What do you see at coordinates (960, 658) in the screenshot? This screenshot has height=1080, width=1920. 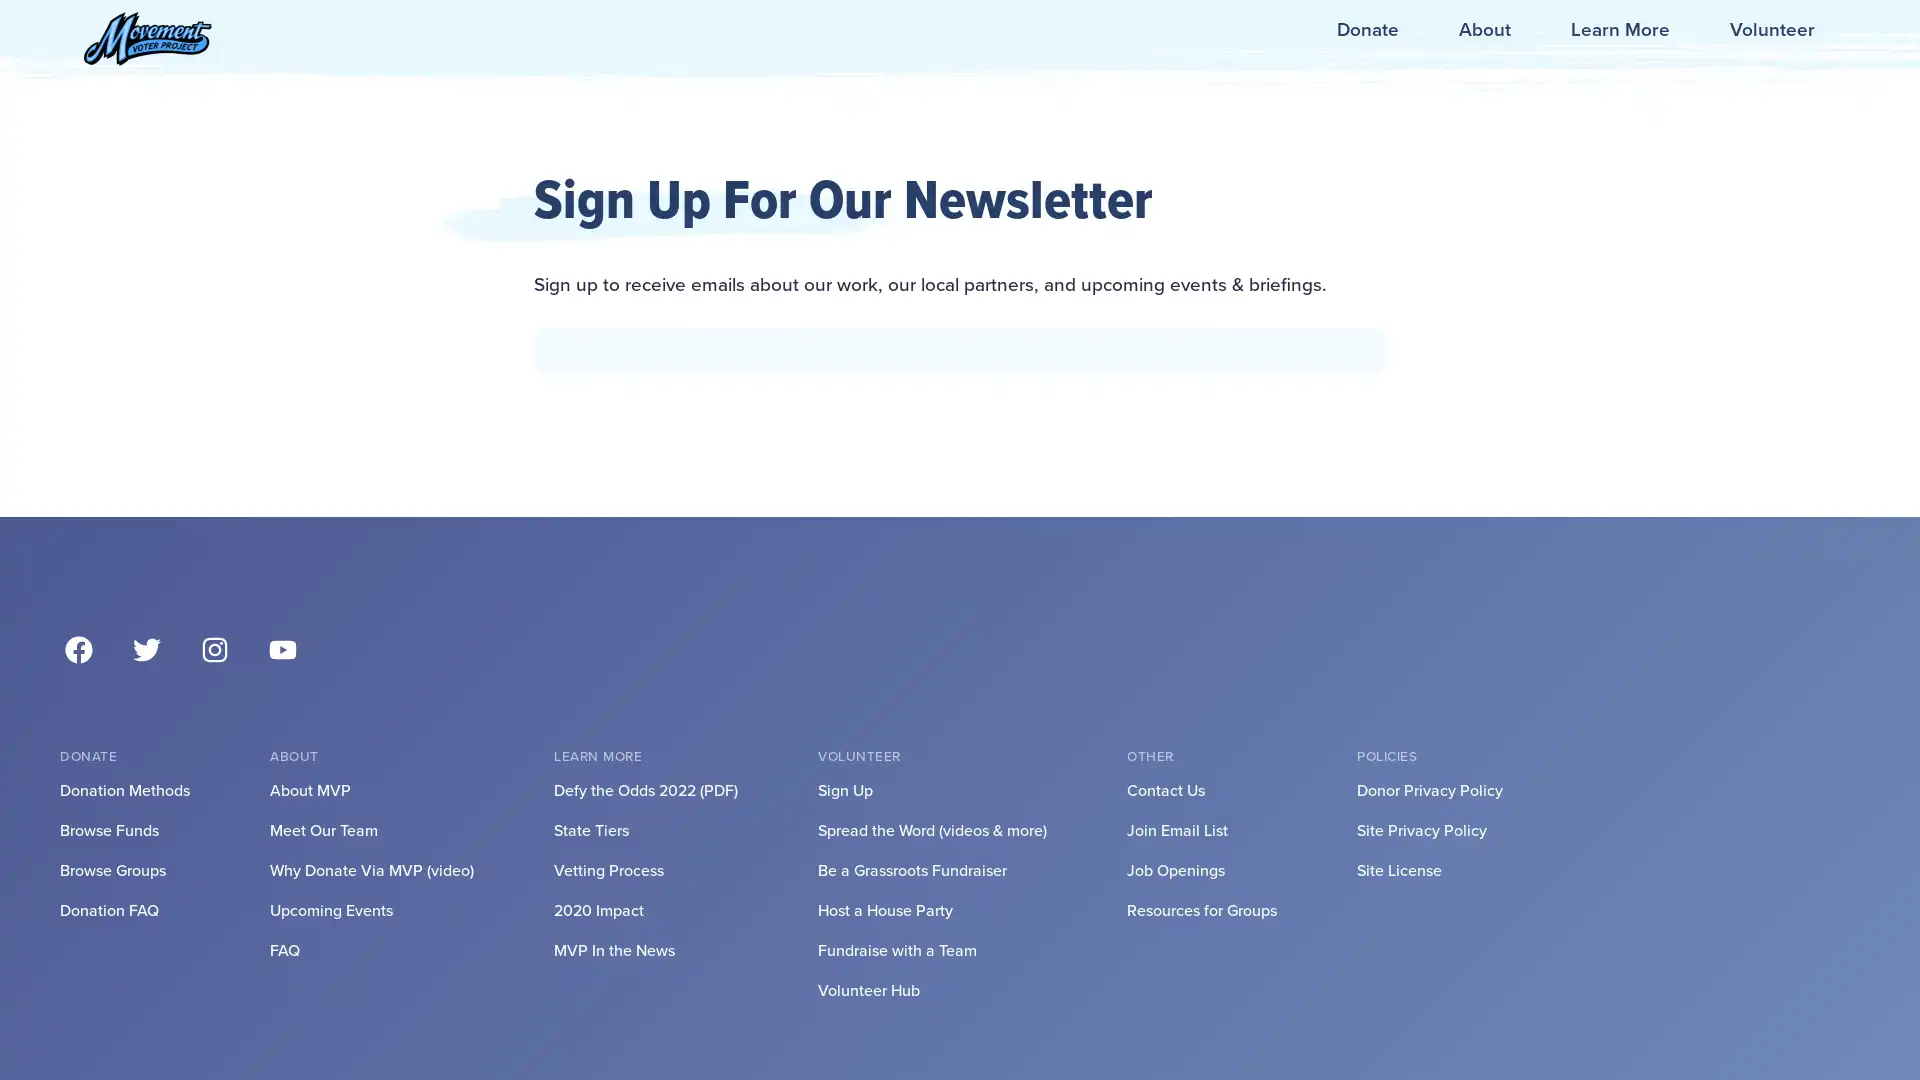 I see `Sign up` at bounding box center [960, 658].